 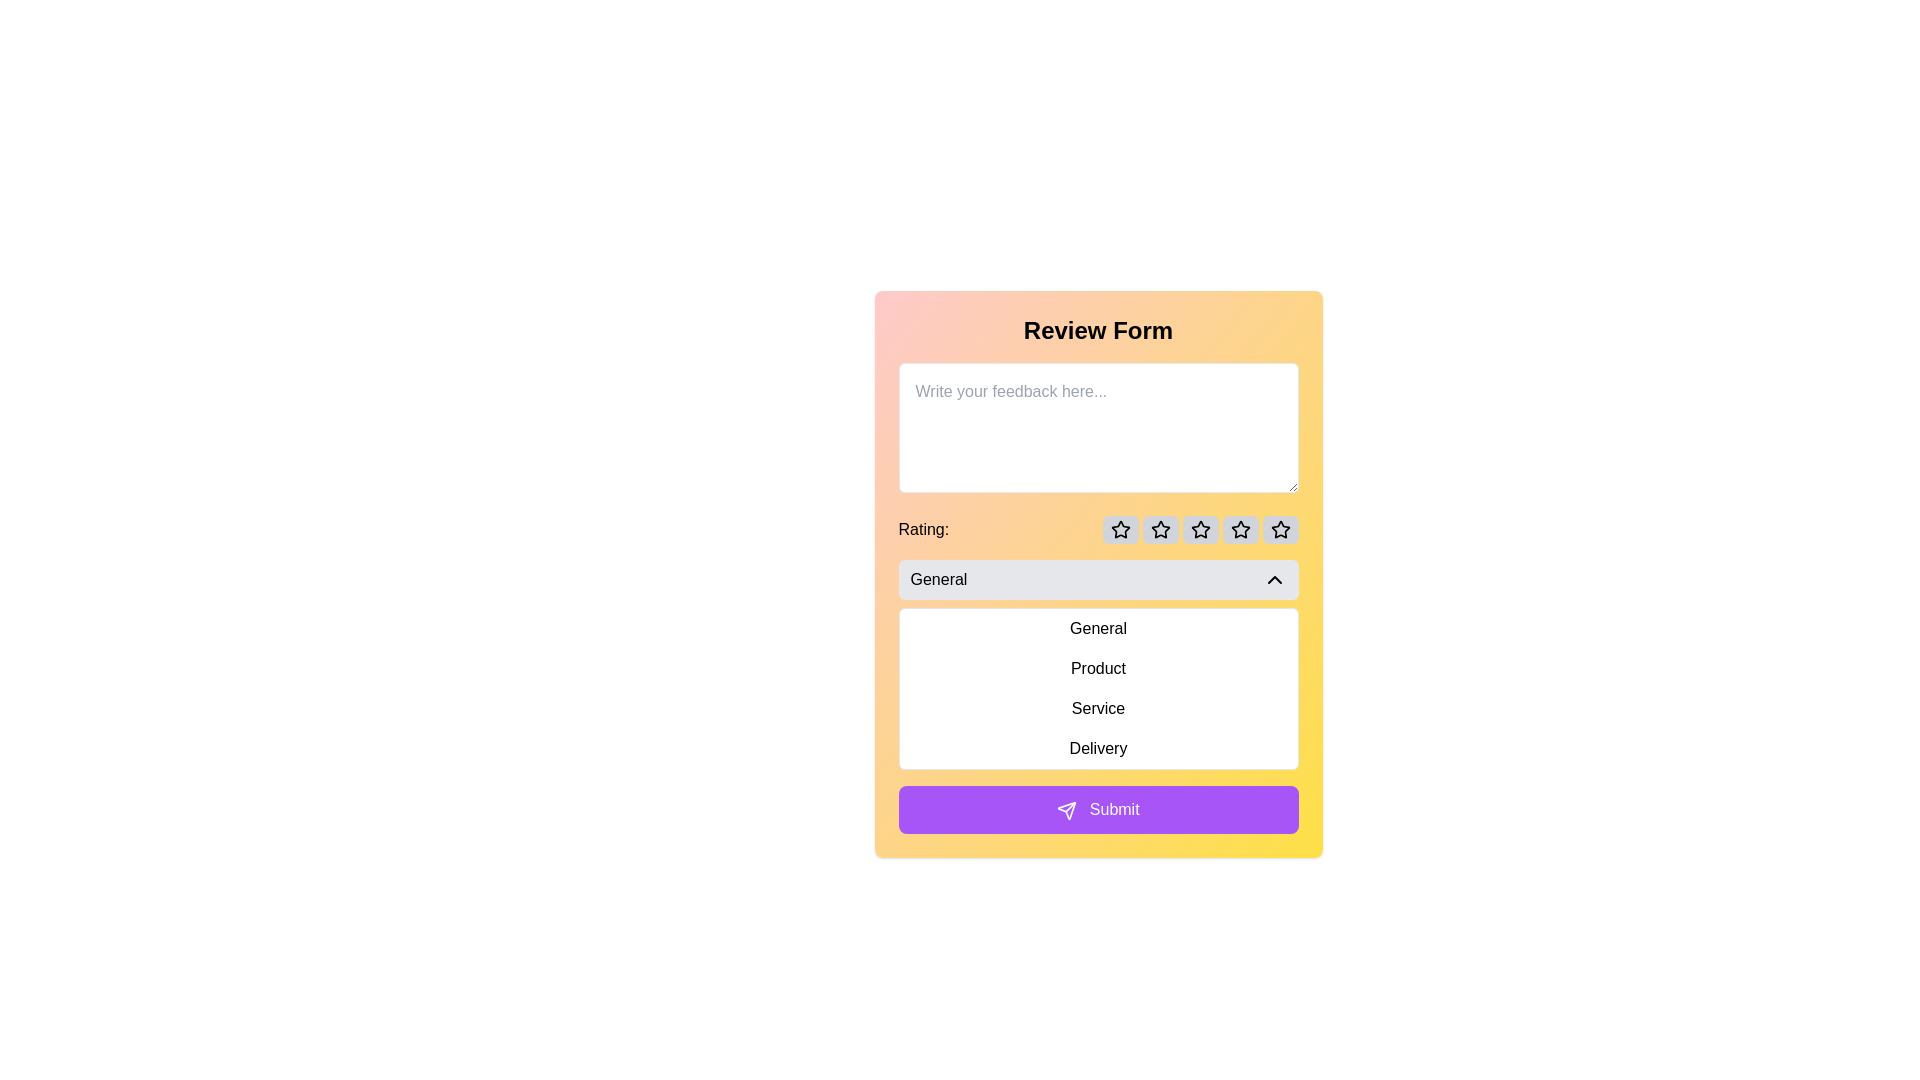 I want to click on the third star in the rating options under the label 'Rating:', so click(x=1200, y=528).